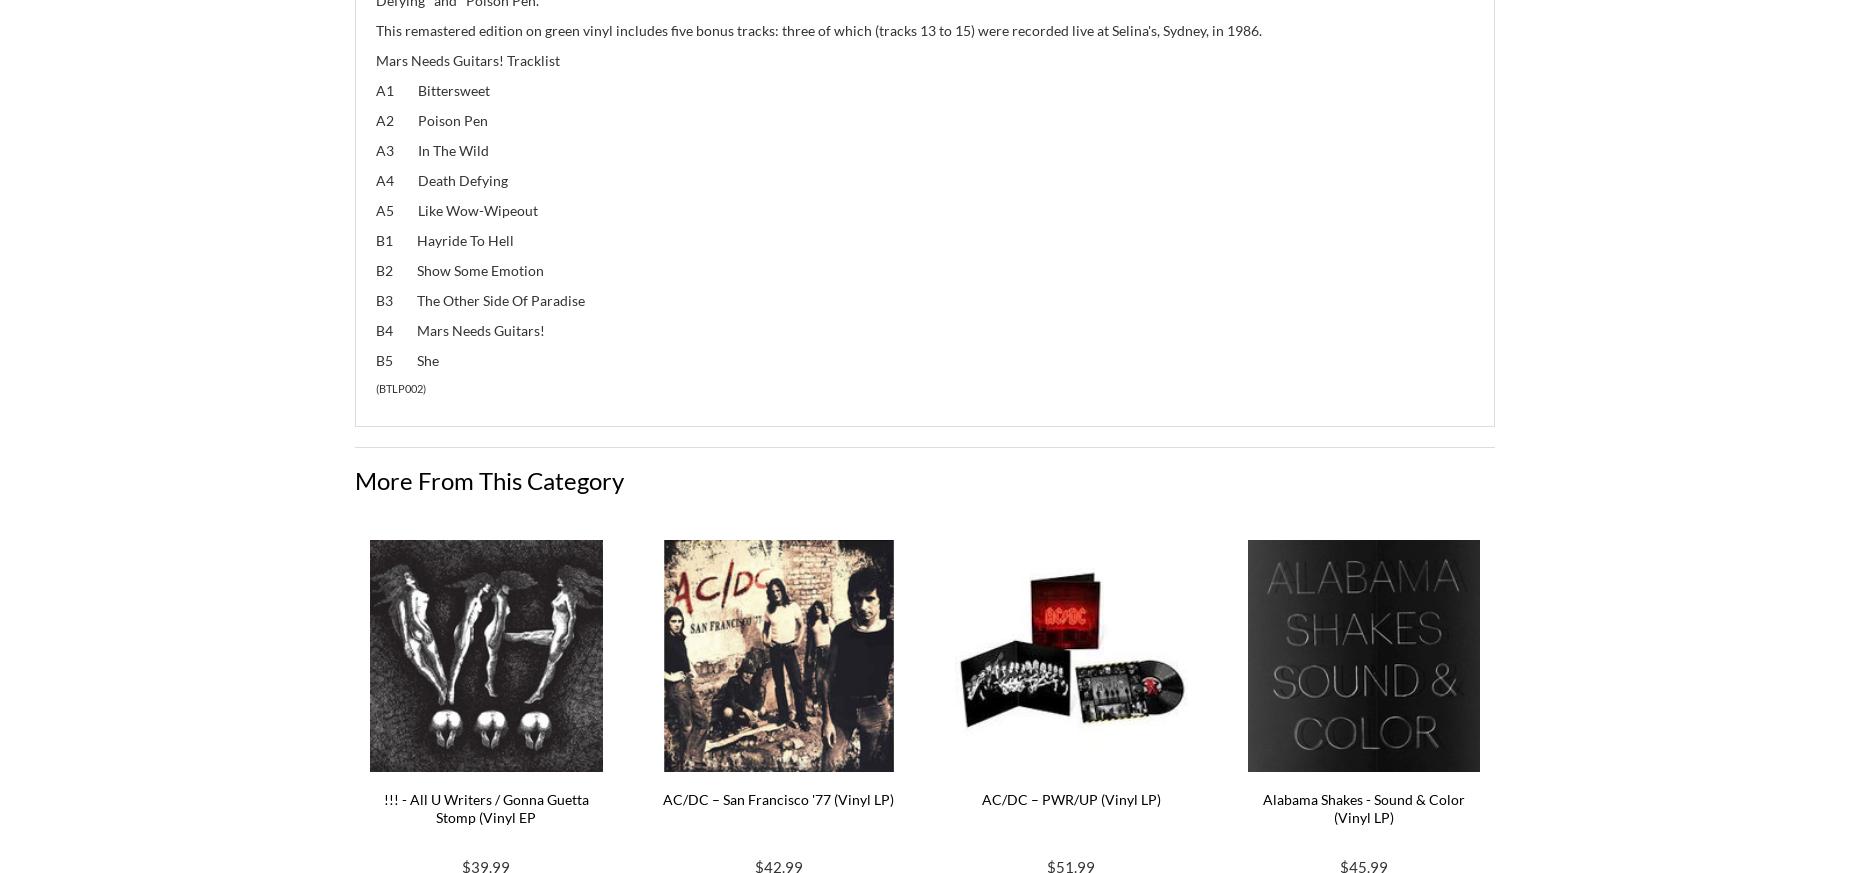 This screenshot has height=873, width=1850. What do you see at coordinates (1362, 808) in the screenshot?
I see `'Alabama Shakes - Sound & Color (Vinyl LP)'` at bounding box center [1362, 808].